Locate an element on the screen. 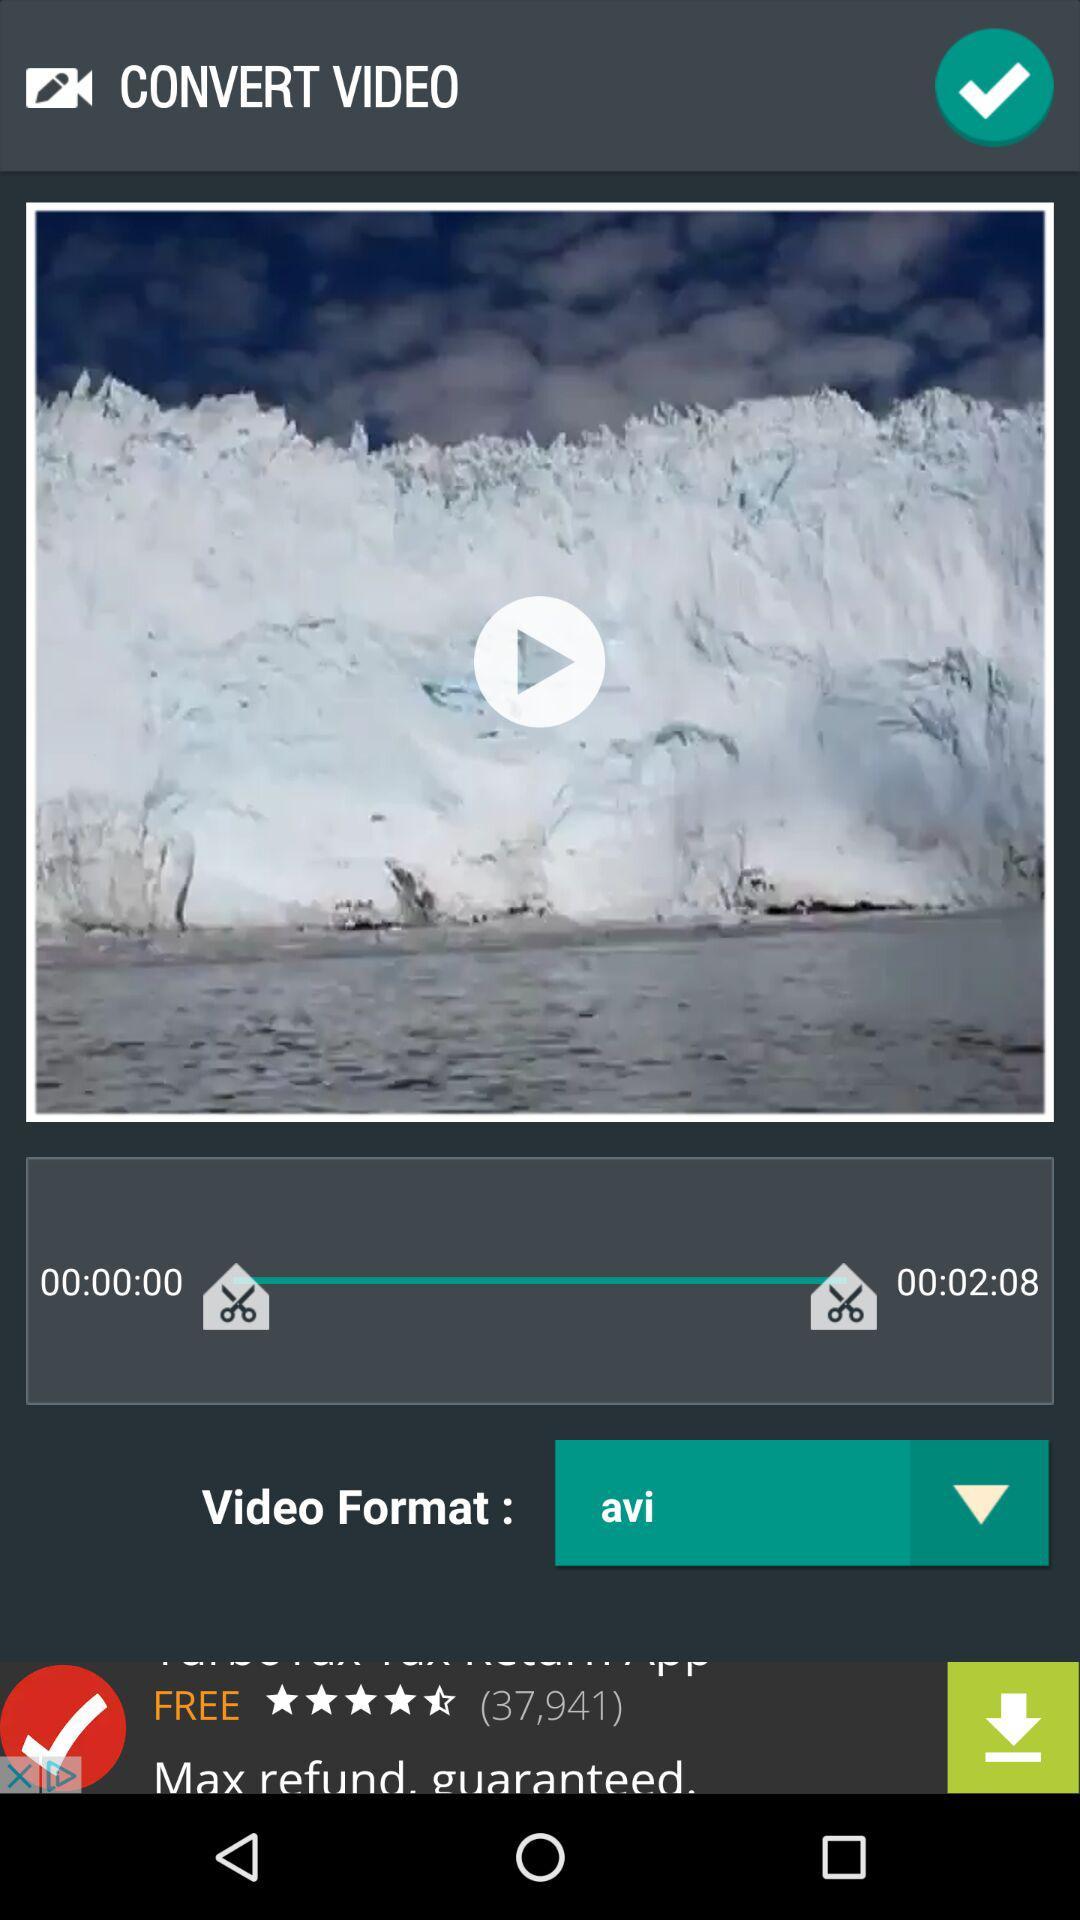  start video is located at coordinates (538, 661).